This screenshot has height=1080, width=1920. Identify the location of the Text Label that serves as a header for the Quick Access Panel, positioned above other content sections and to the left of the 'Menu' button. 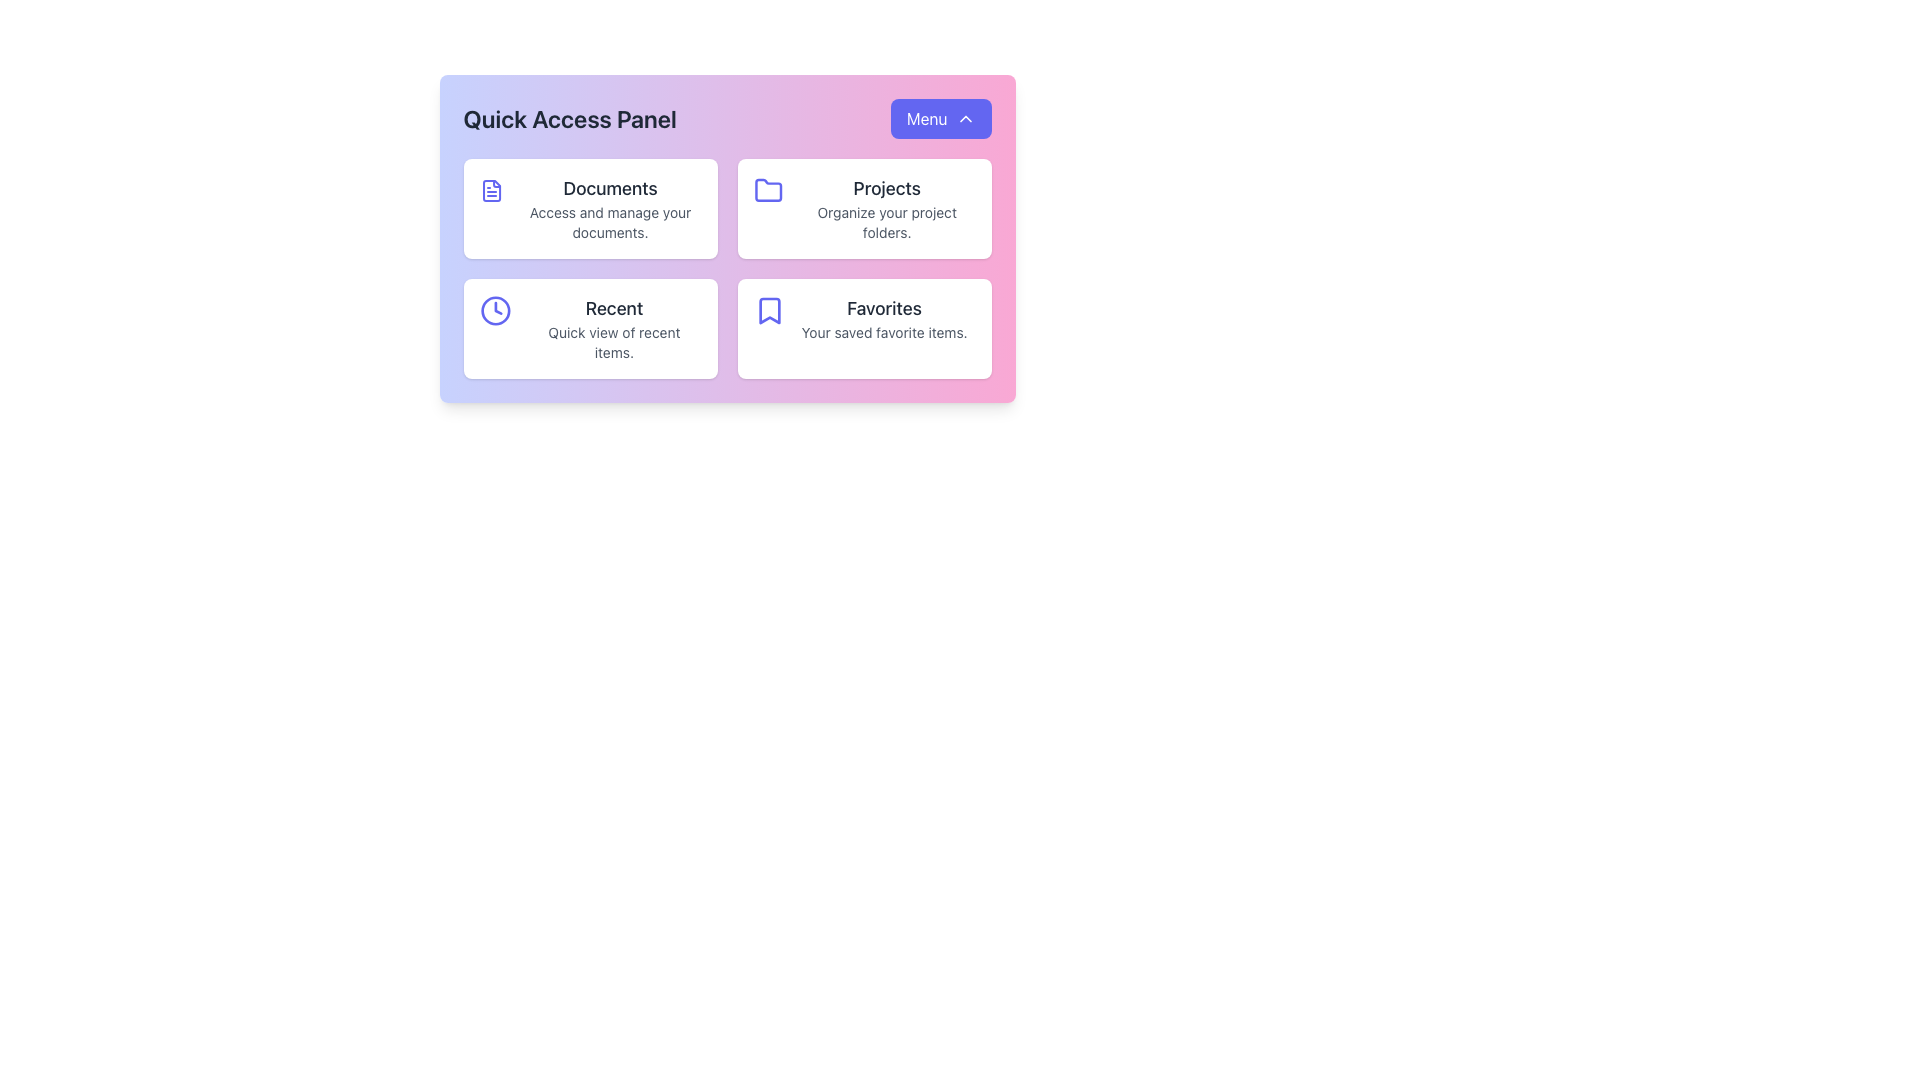
(569, 119).